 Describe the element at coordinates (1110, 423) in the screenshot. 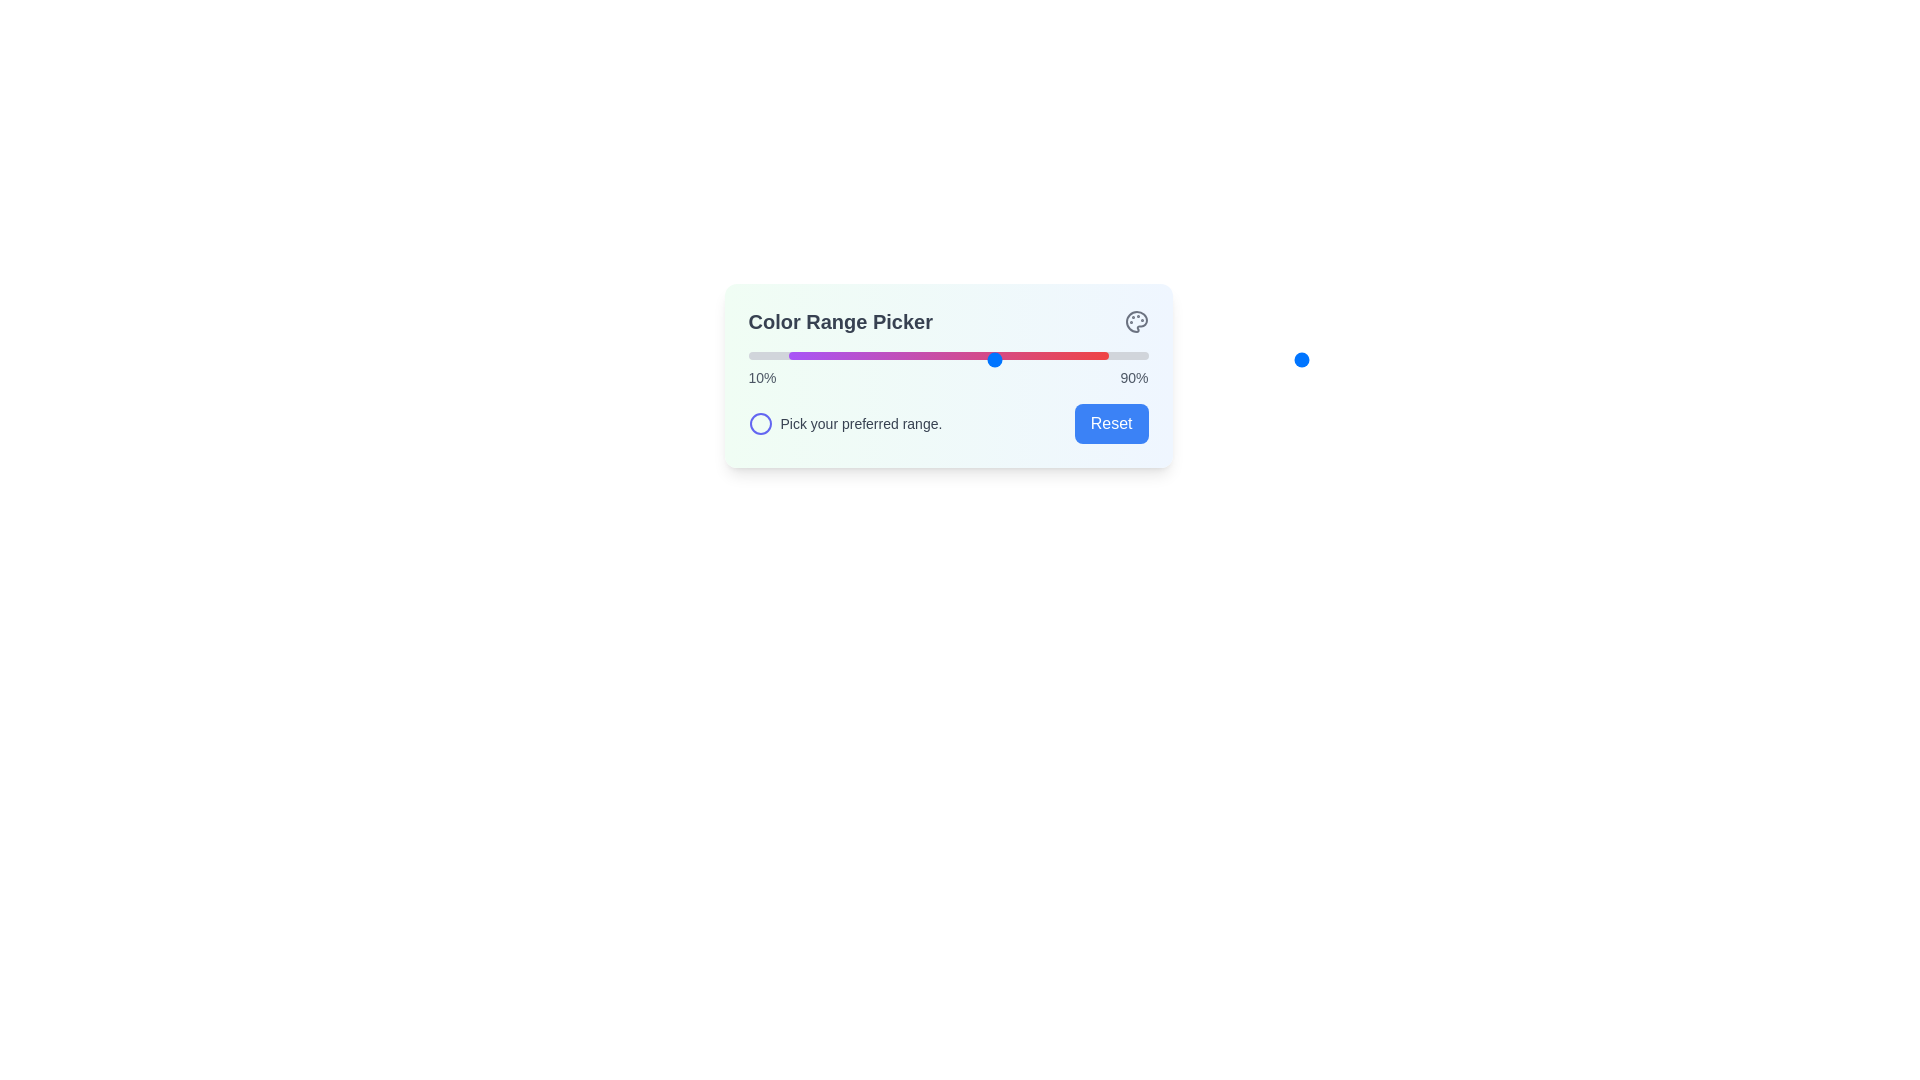

I see `the 'Reset' button, which is a rectangular button with a blue background and white text, located on the right side of the interface near the bottom` at that location.